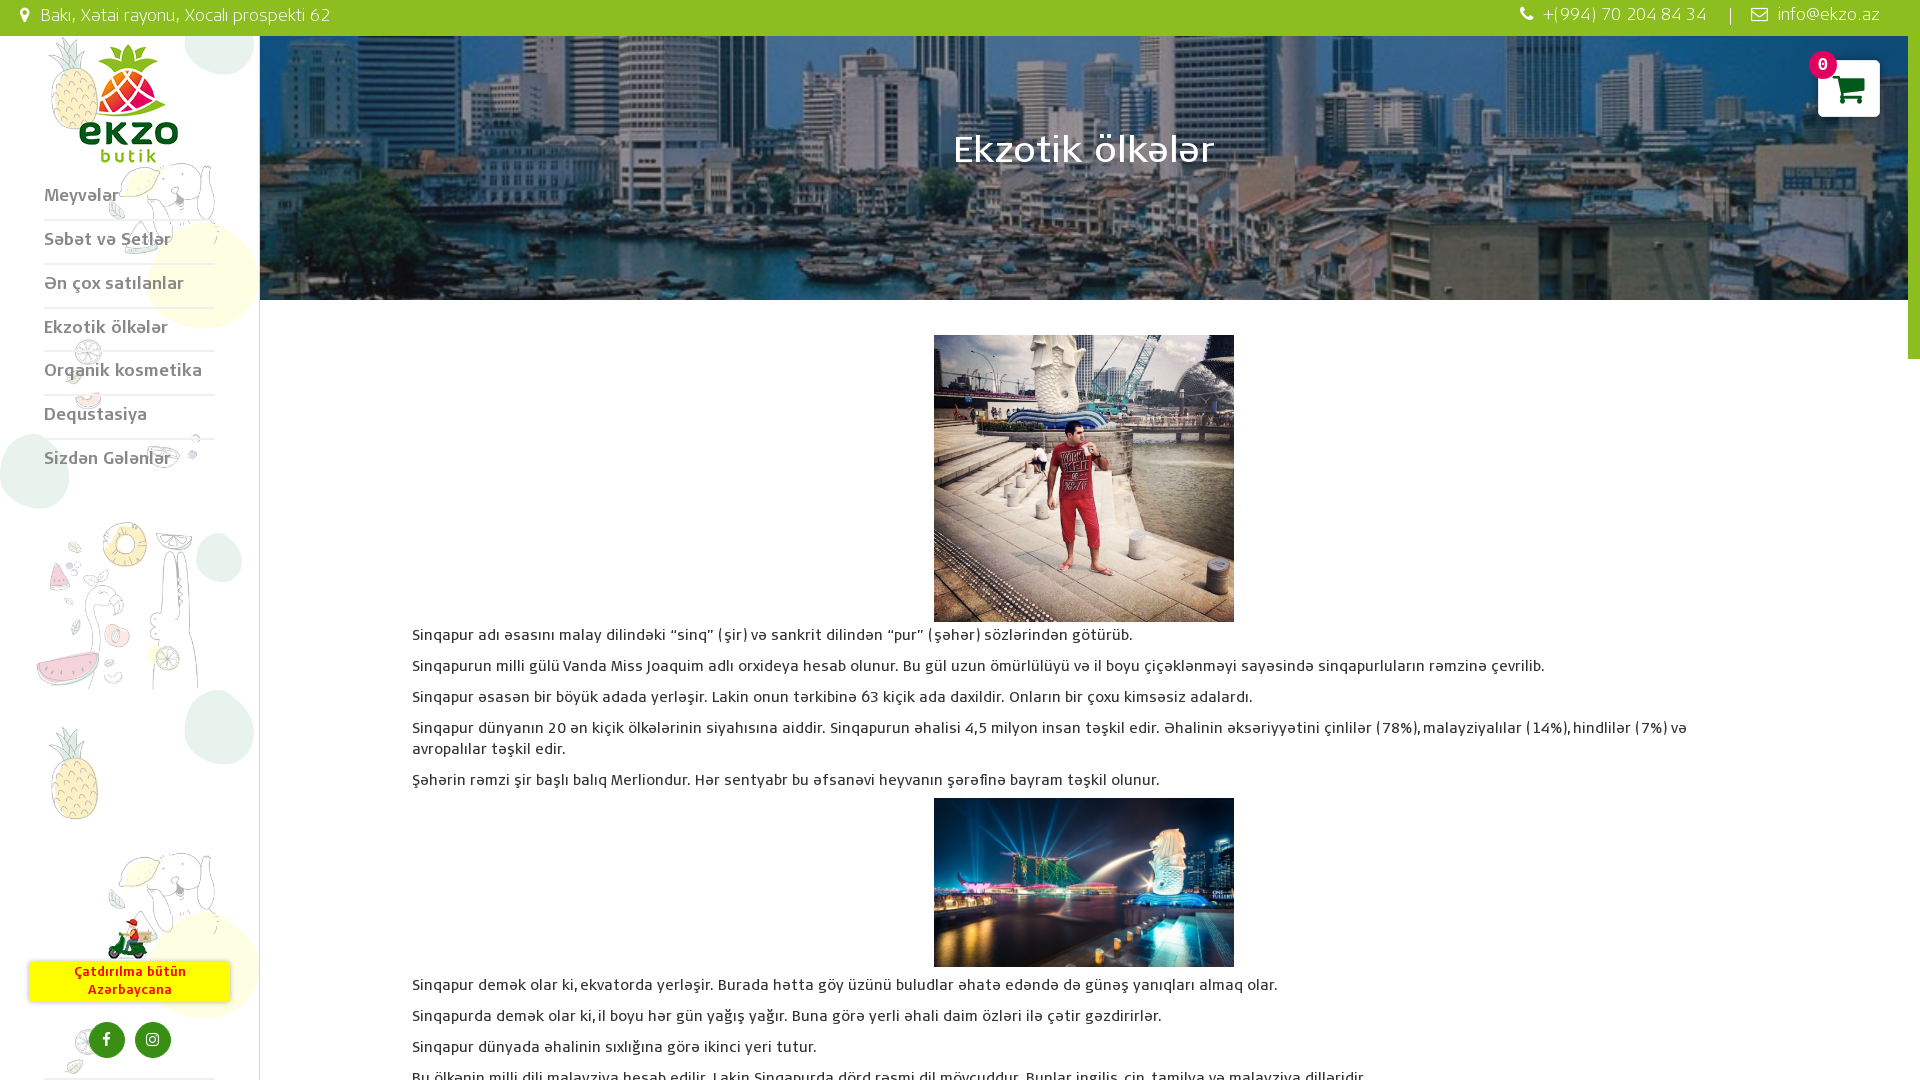 This screenshot has height=1080, width=1920. I want to click on 'Orqanik kosmetika', so click(128, 374).